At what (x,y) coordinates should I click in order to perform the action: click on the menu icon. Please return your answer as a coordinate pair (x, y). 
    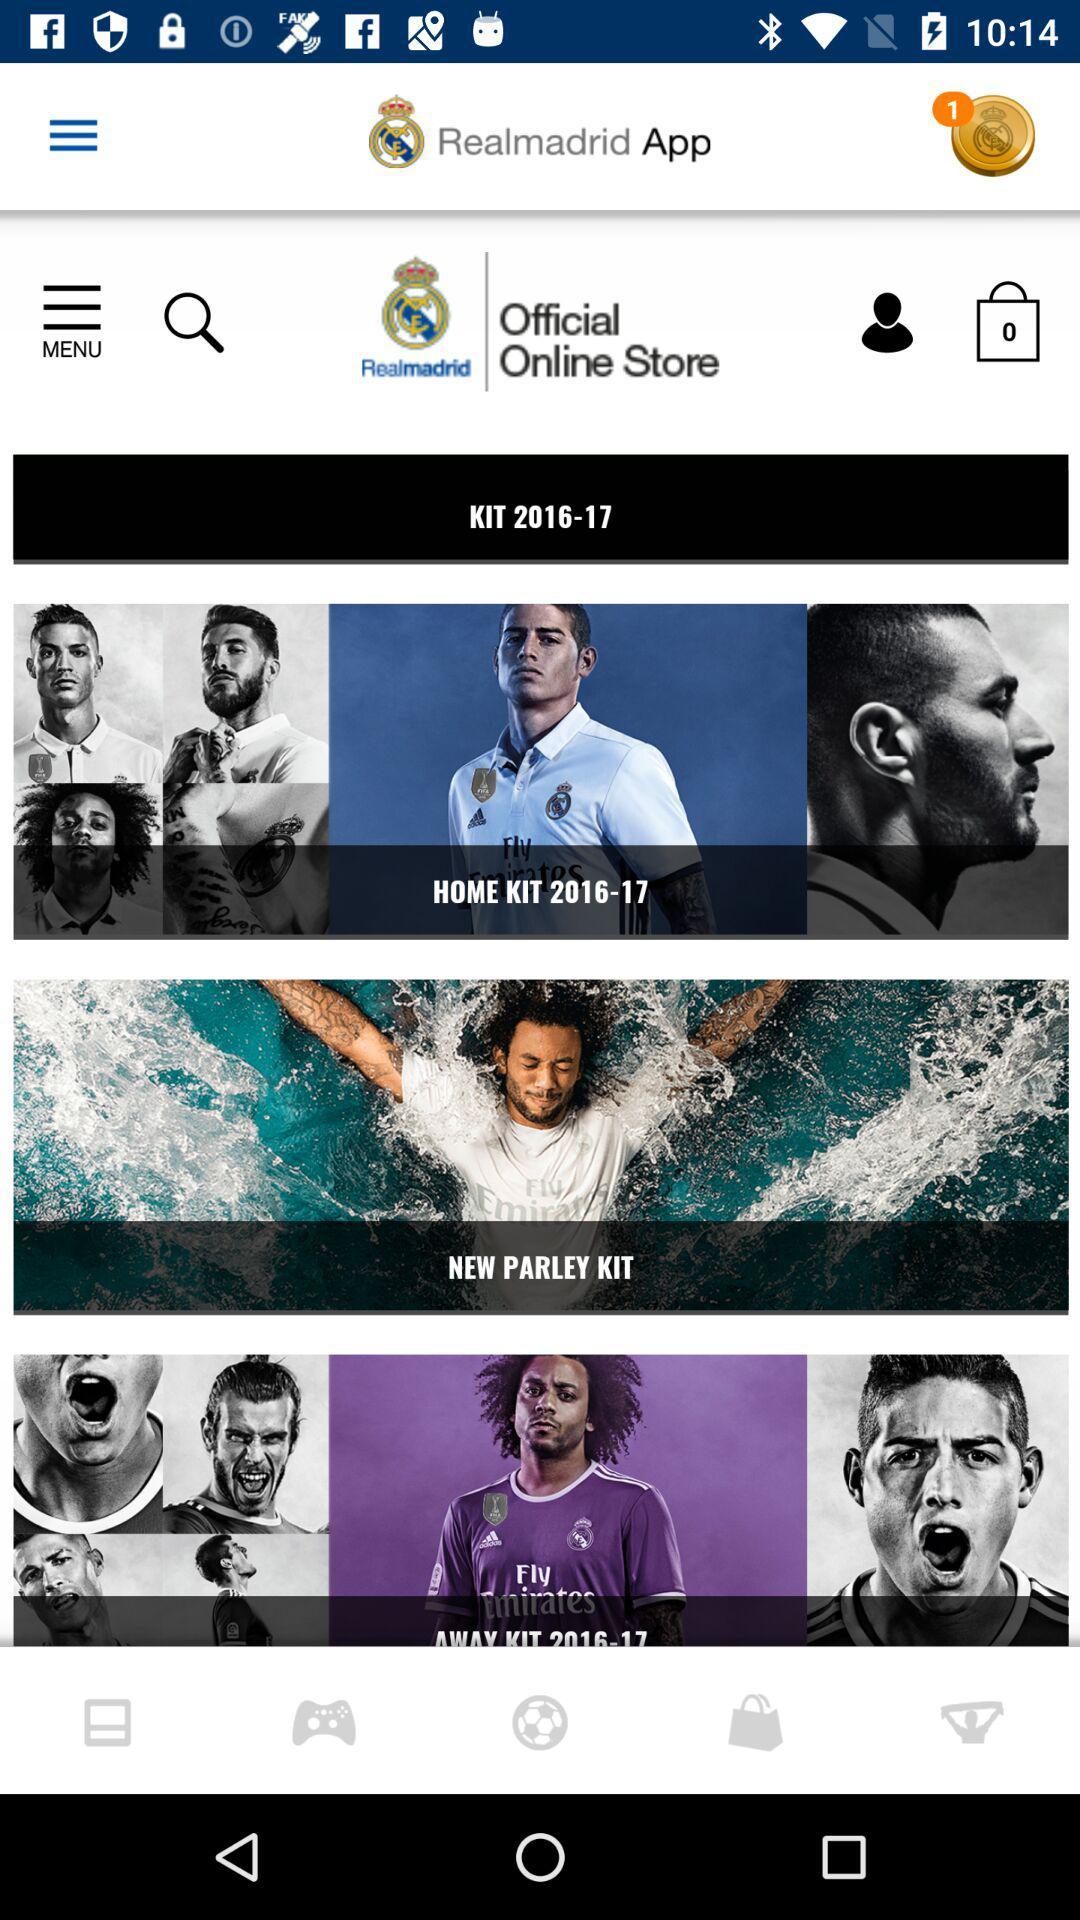
    Looking at the image, I should click on (72, 135).